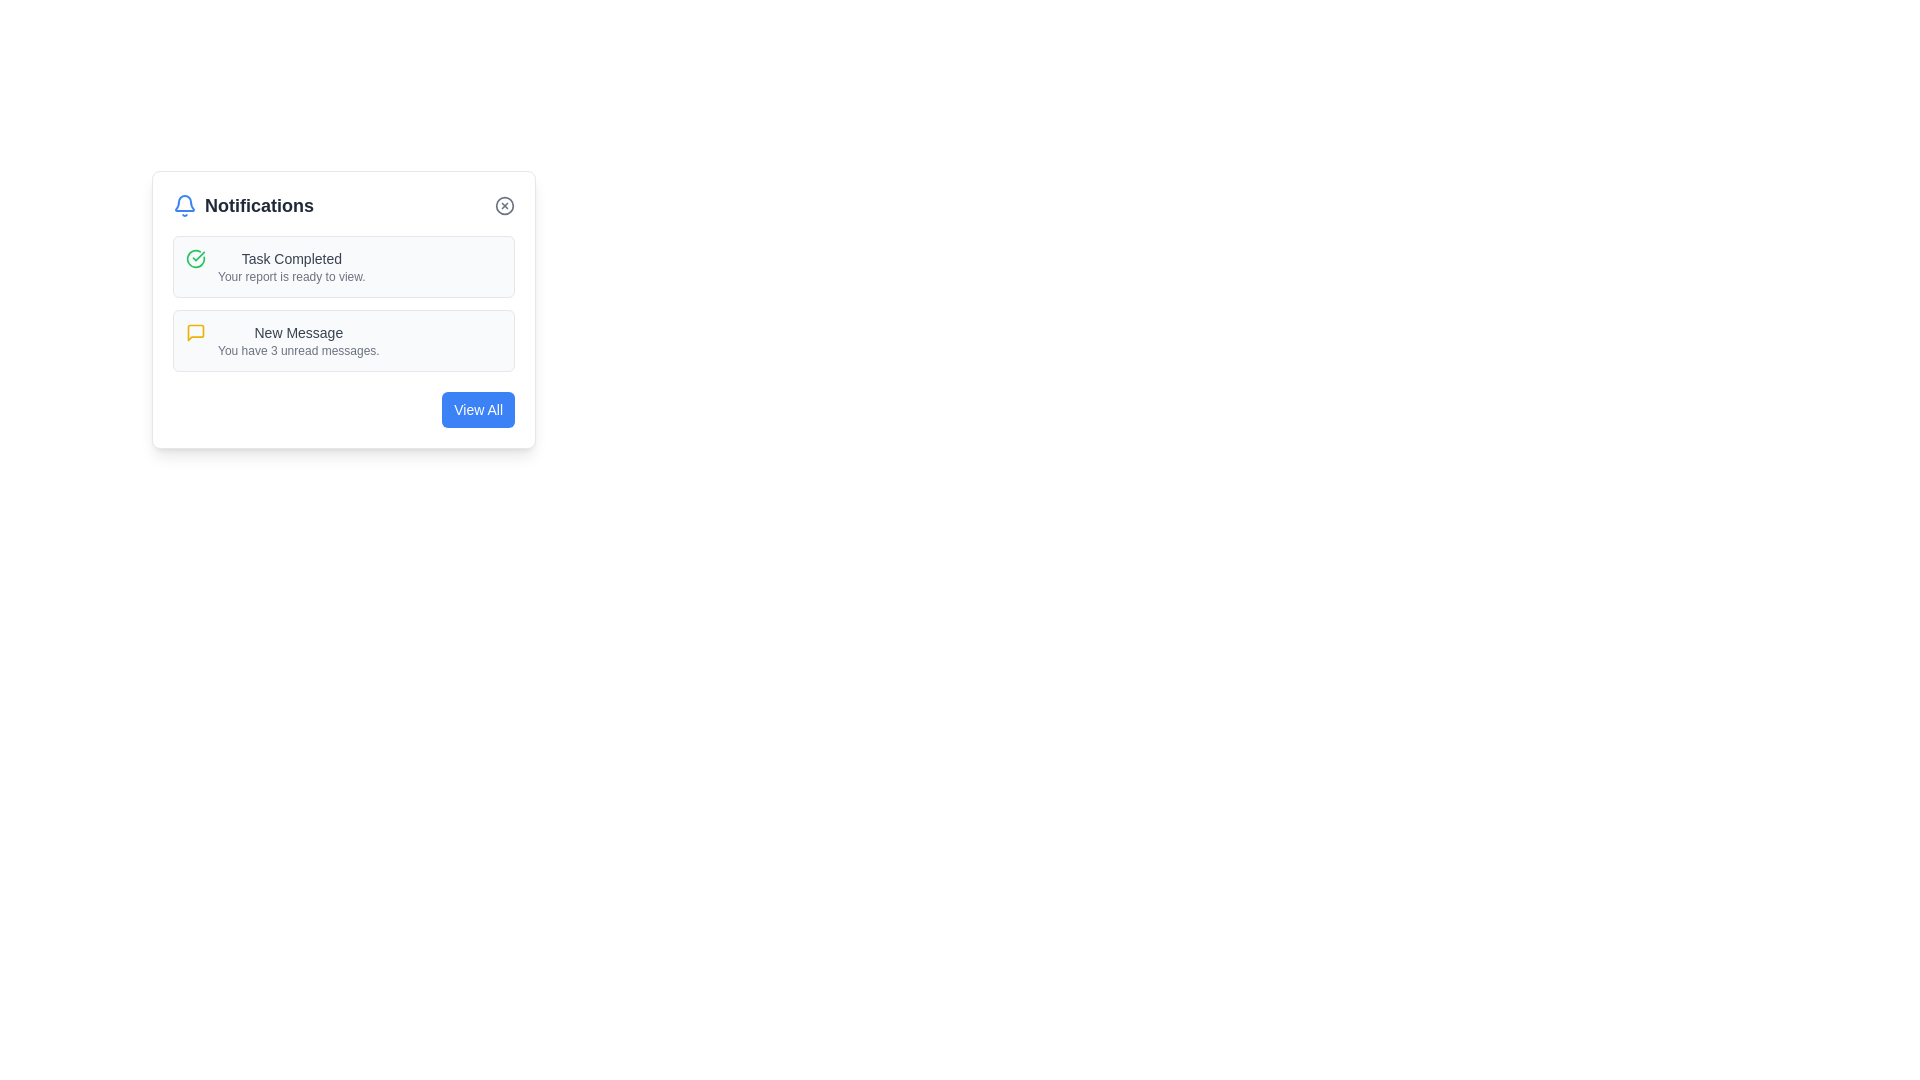 The image size is (1920, 1080). Describe the element at coordinates (290, 277) in the screenshot. I see `the text snippet that displays 'Your report is ready` at that location.